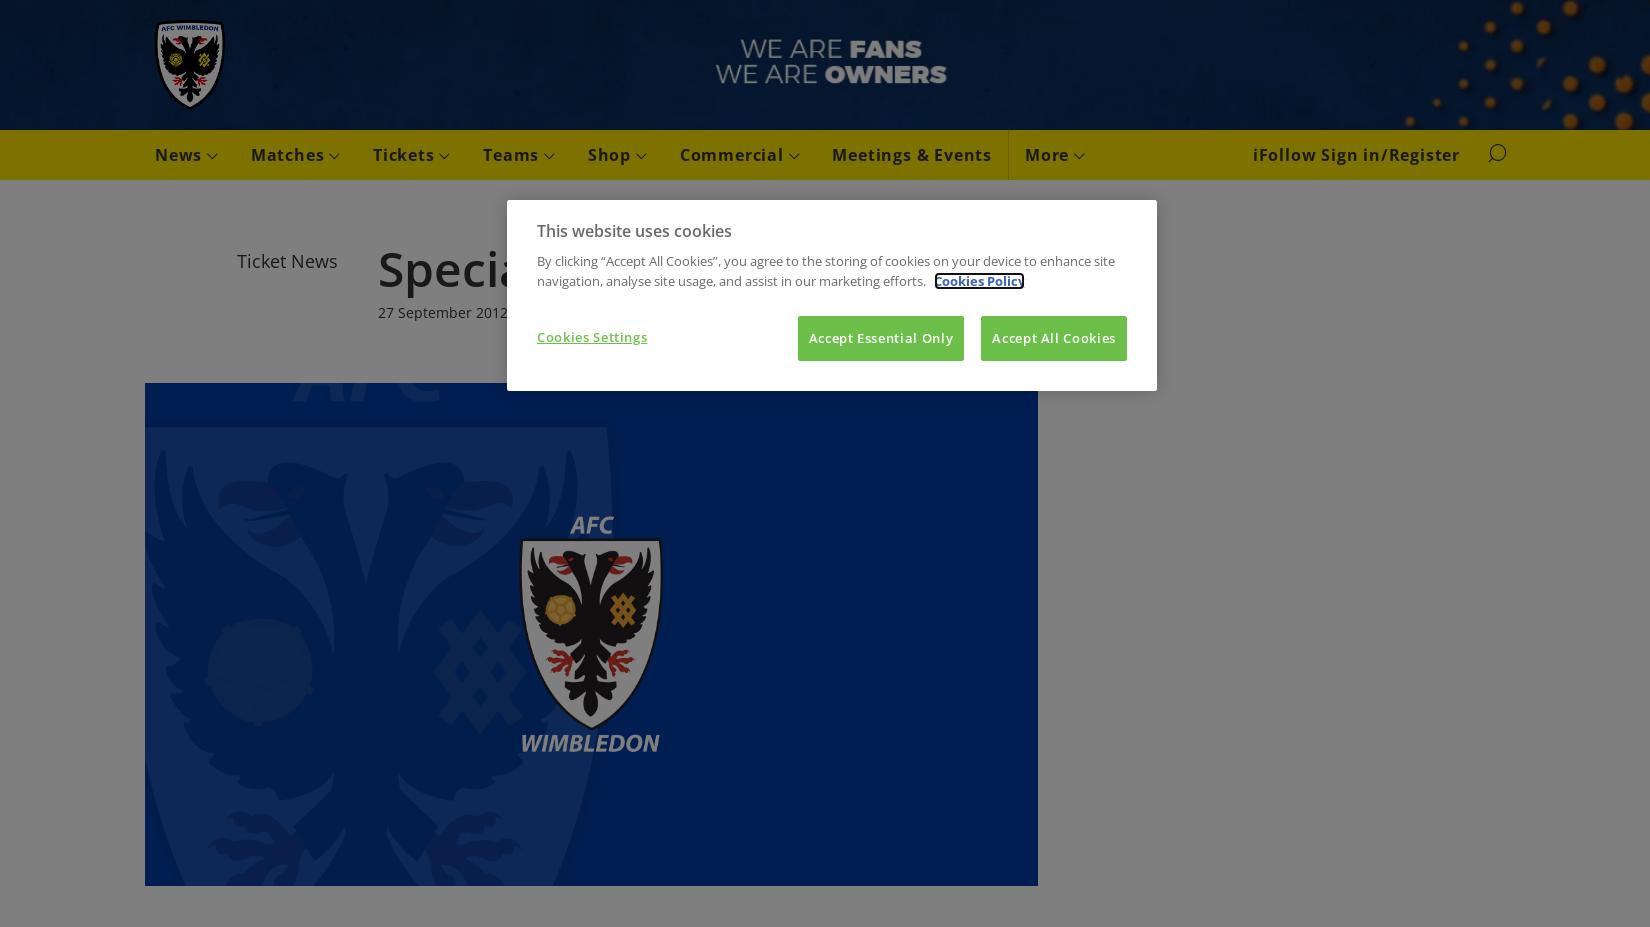  Describe the element at coordinates (911, 153) in the screenshot. I see `'Meetings & Events'` at that location.